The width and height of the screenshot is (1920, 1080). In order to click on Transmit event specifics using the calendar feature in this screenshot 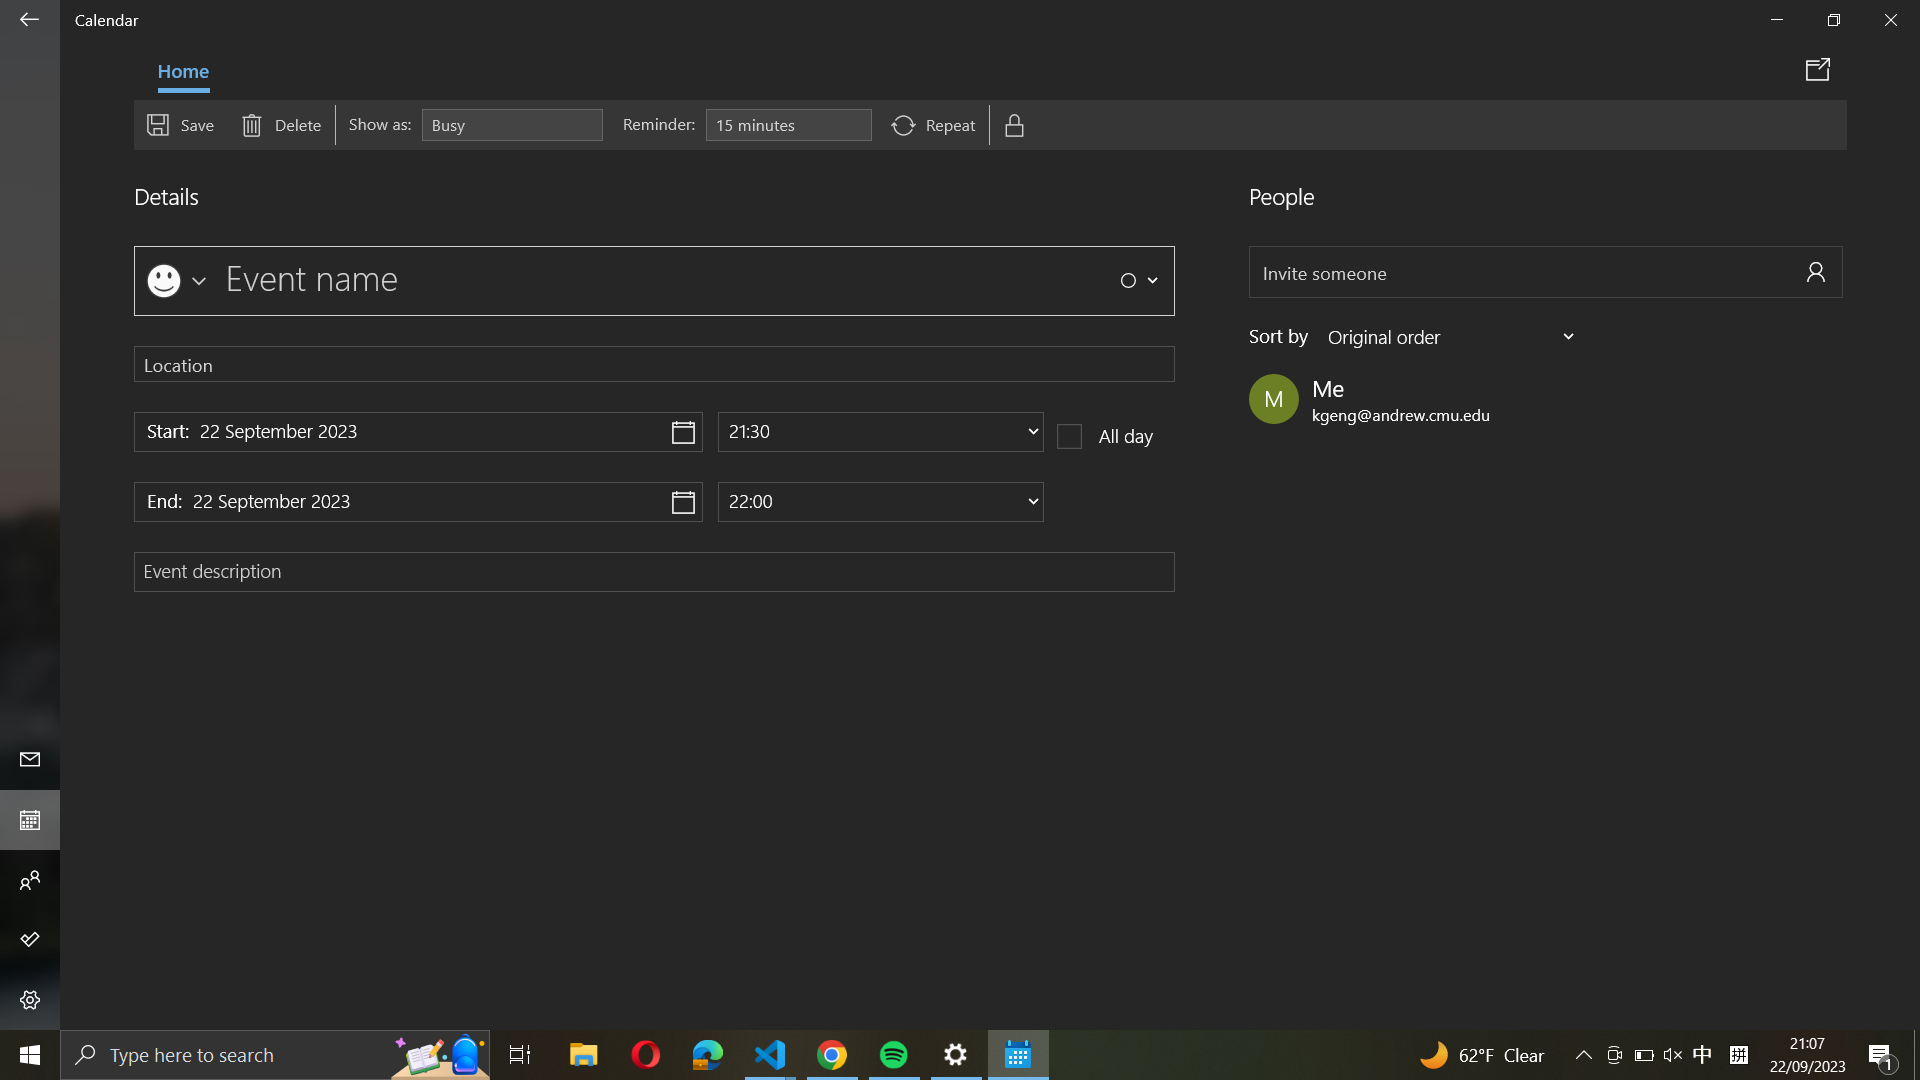, I will do `click(1821, 68)`.